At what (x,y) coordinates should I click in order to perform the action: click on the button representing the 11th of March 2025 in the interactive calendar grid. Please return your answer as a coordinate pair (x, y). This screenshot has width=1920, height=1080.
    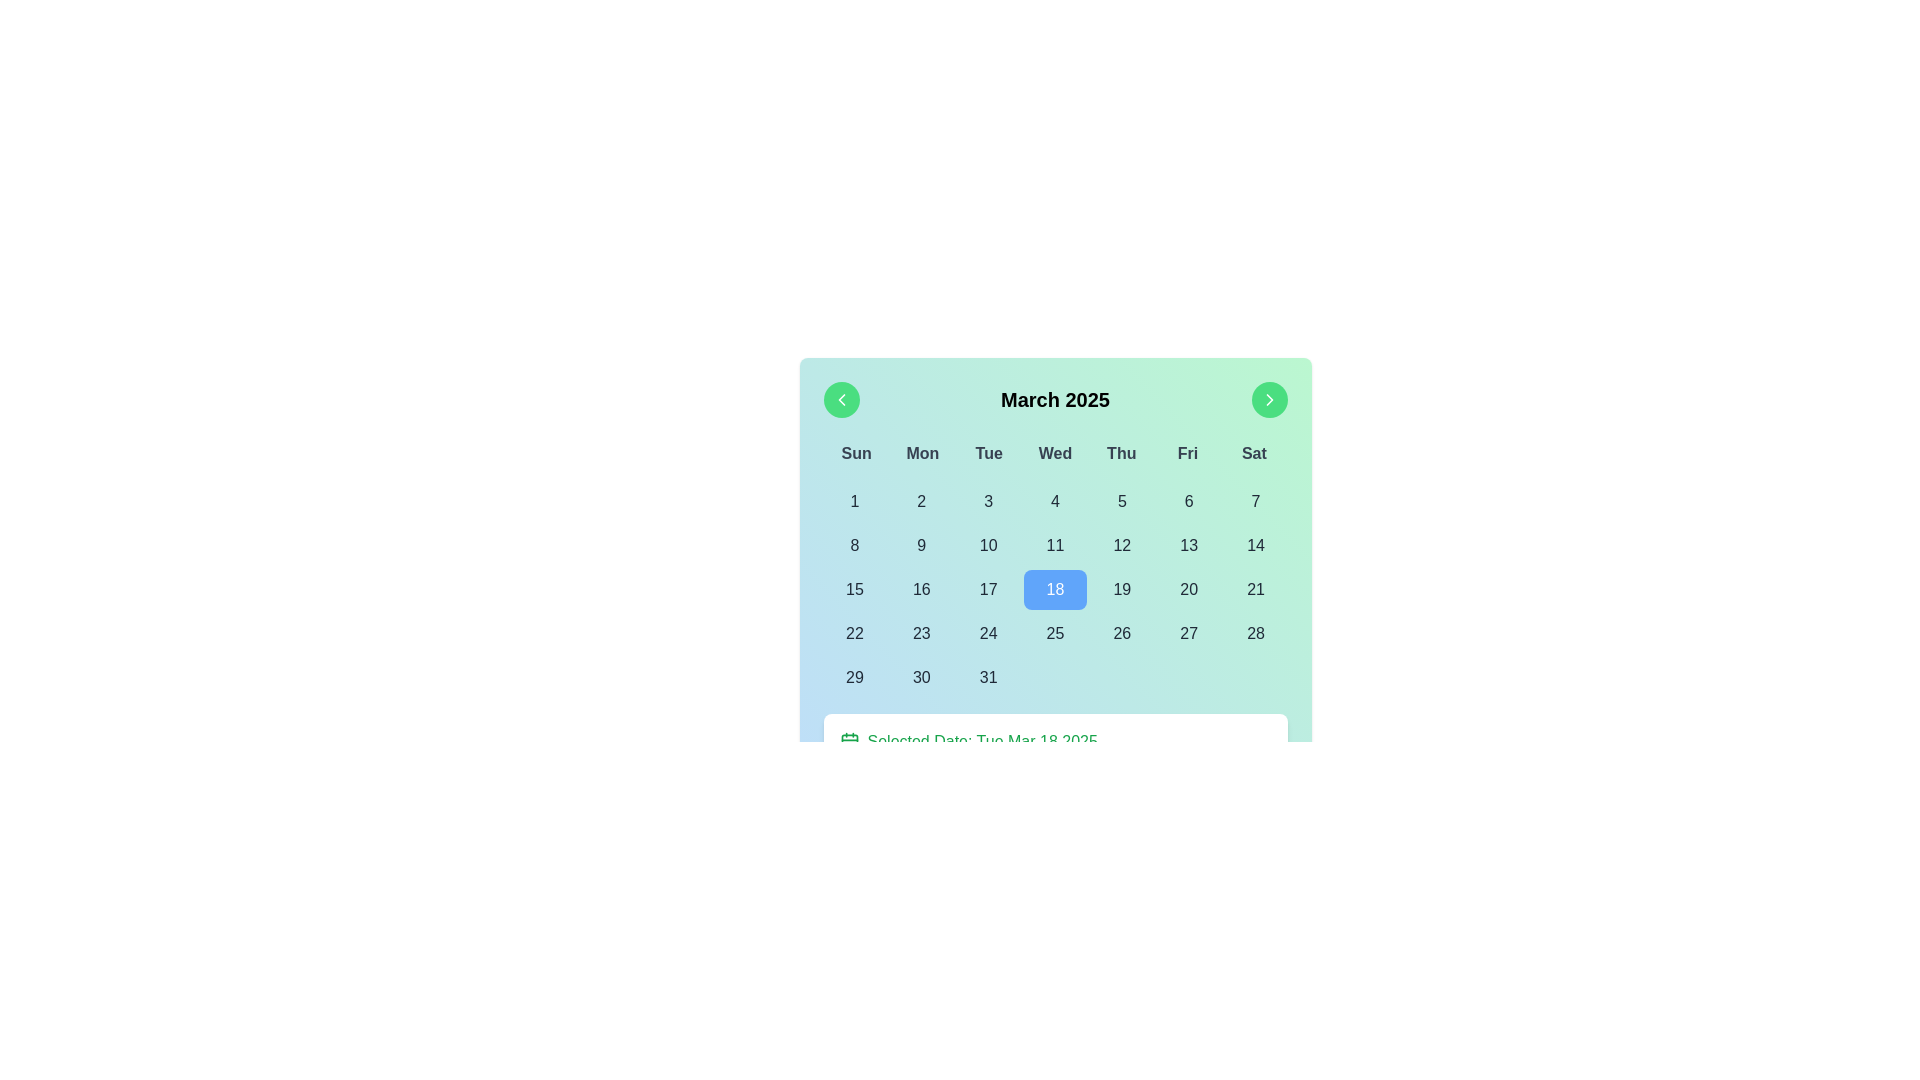
    Looking at the image, I should click on (1054, 546).